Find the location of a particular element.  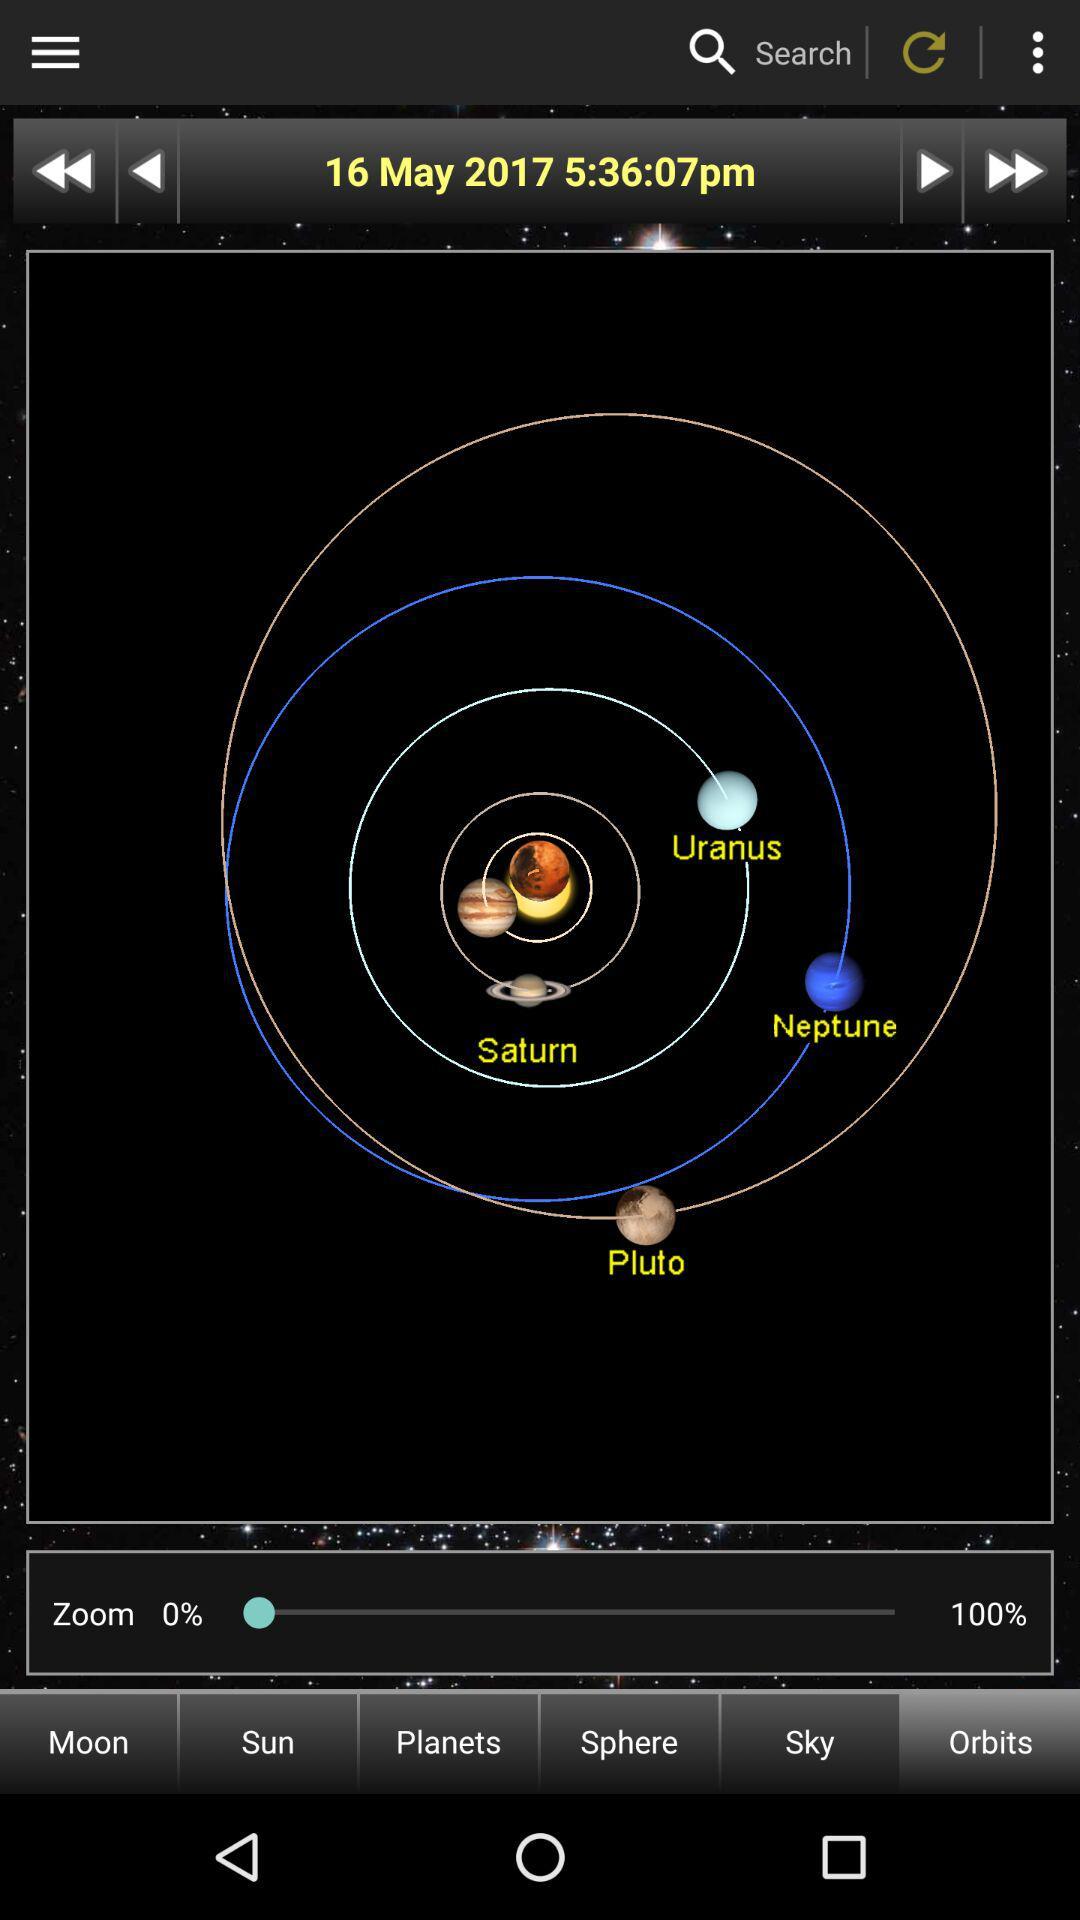

sidebar menu is located at coordinates (54, 52).